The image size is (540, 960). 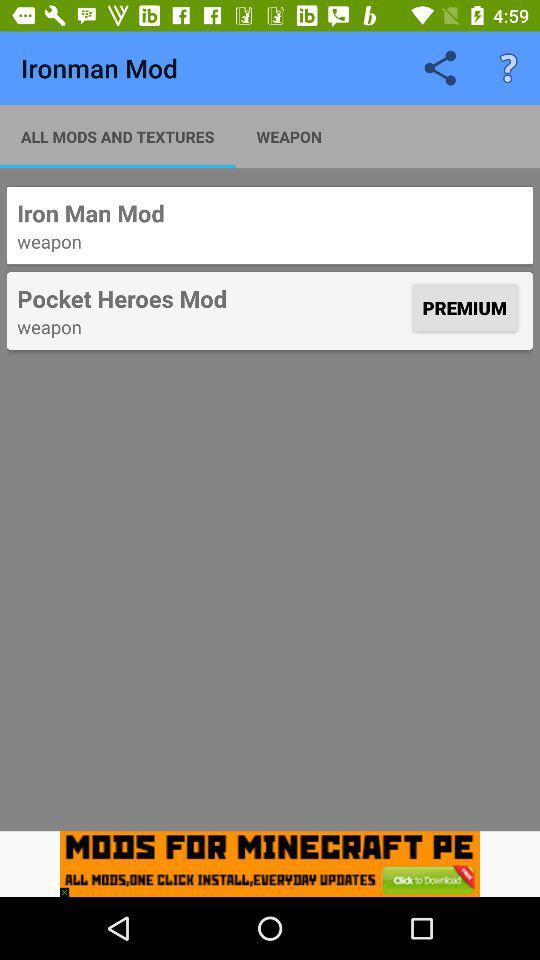 What do you see at coordinates (68, 886) in the screenshot?
I see `item below weapon icon` at bounding box center [68, 886].